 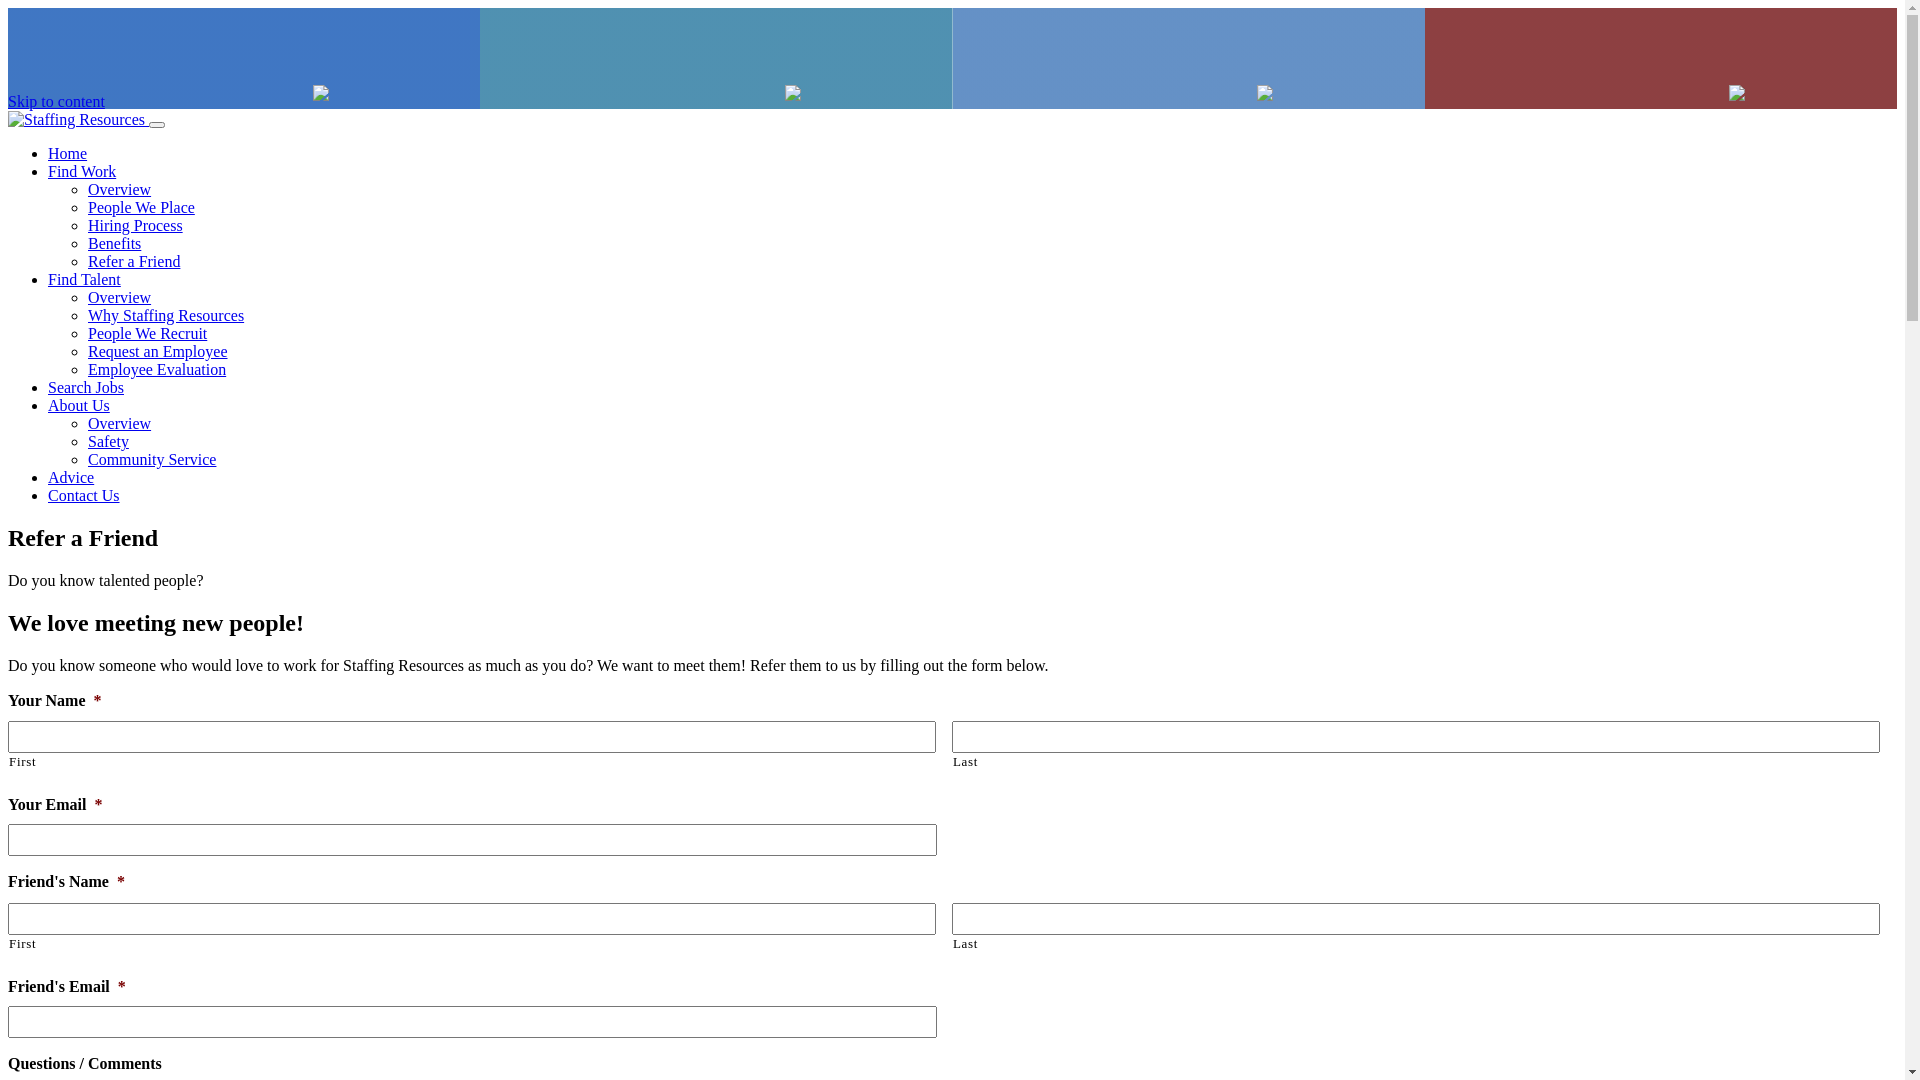 What do you see at coordinates (146, 332) in the screenshot?
I see `'People We Recruit'` at bounding box center [146, 332].